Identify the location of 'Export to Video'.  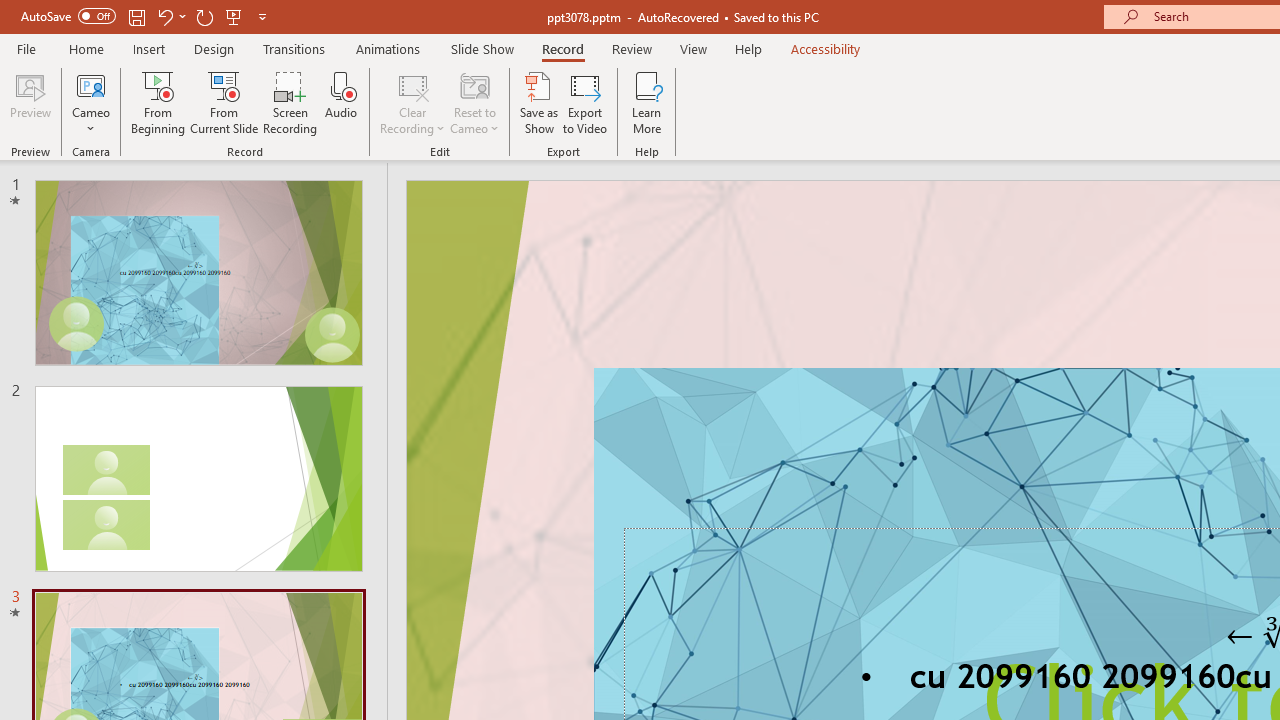
(584, 103).